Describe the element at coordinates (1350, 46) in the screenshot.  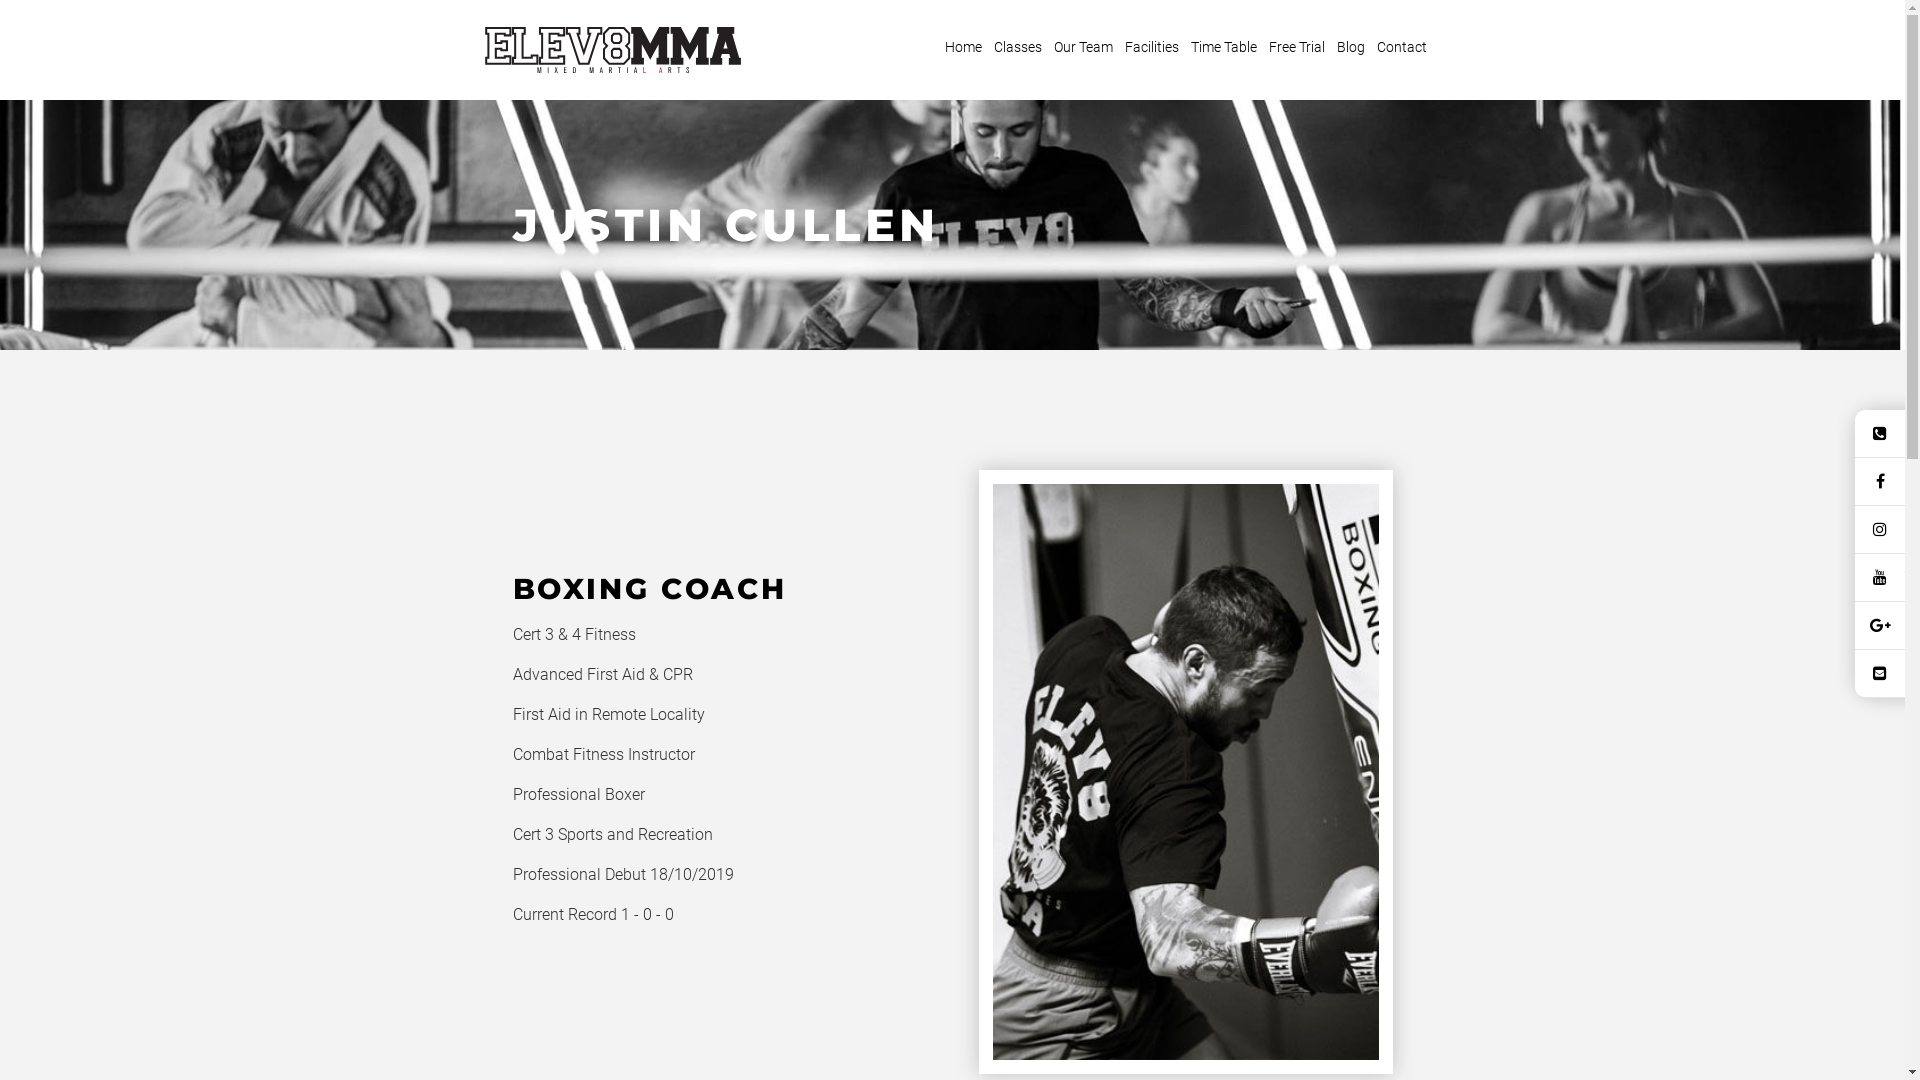
I see `'Blog'` at that location.